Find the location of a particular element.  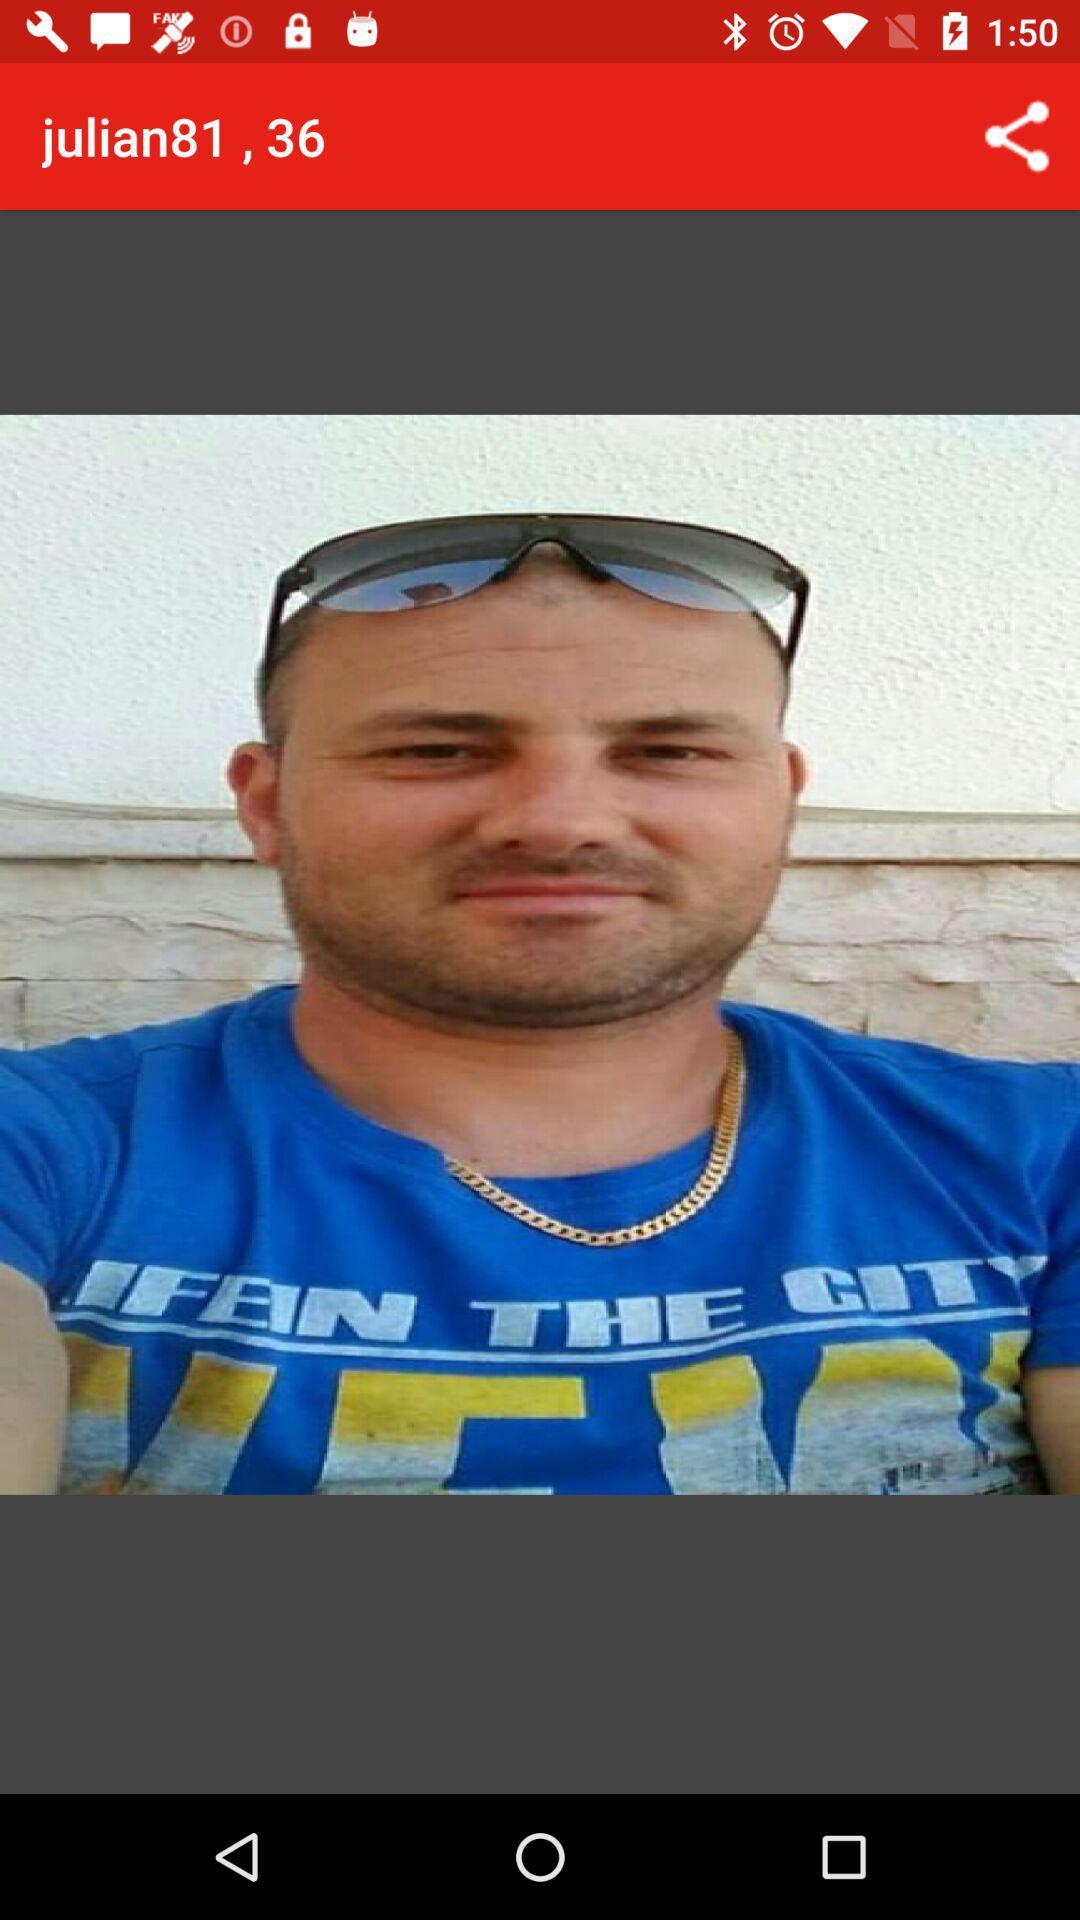

the icon at the center is located at coordinates (540, 927).